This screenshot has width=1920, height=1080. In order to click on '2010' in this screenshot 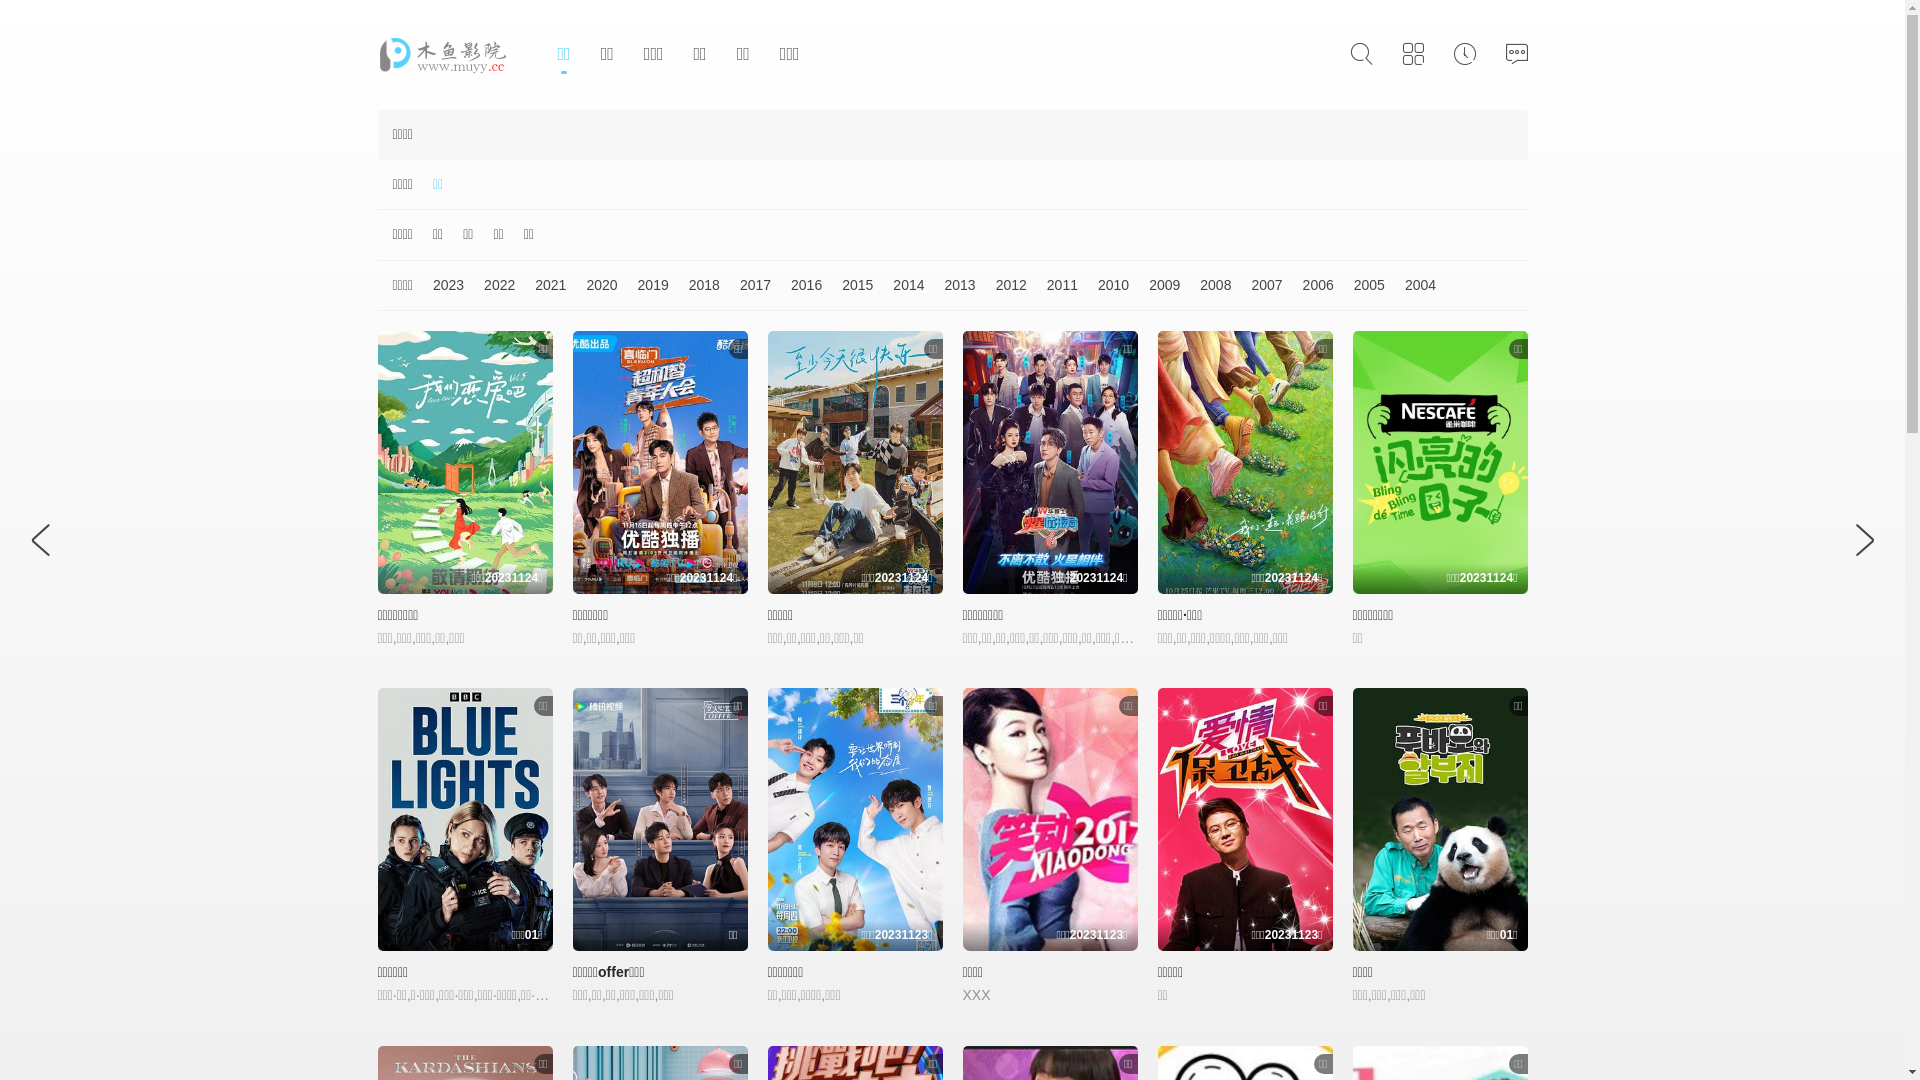, I will do `click(1102, 285)`.